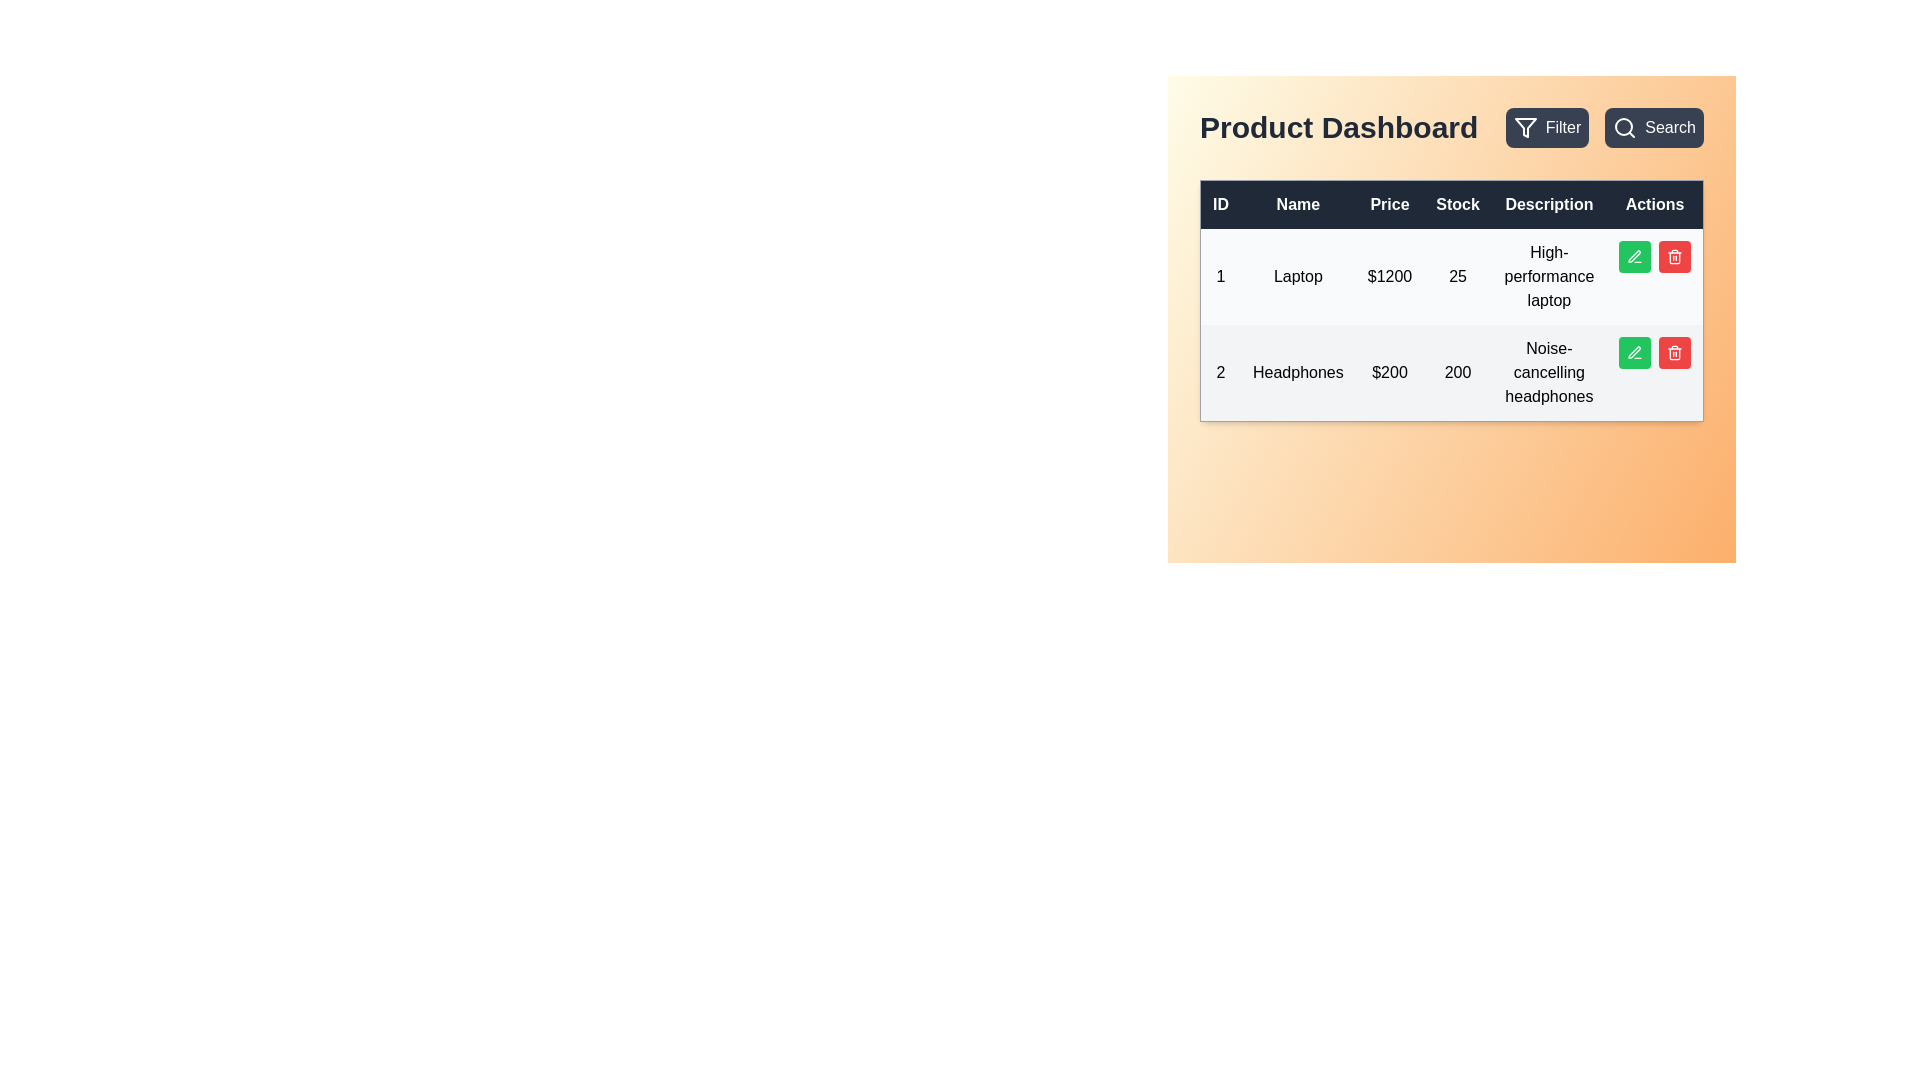 This screenshot has width=1920, height=1080. Describe the element at coordinates (1675, 256) in the screenshot. I see `the red button with a white trash icon located under the 'Actions' column` at that location.